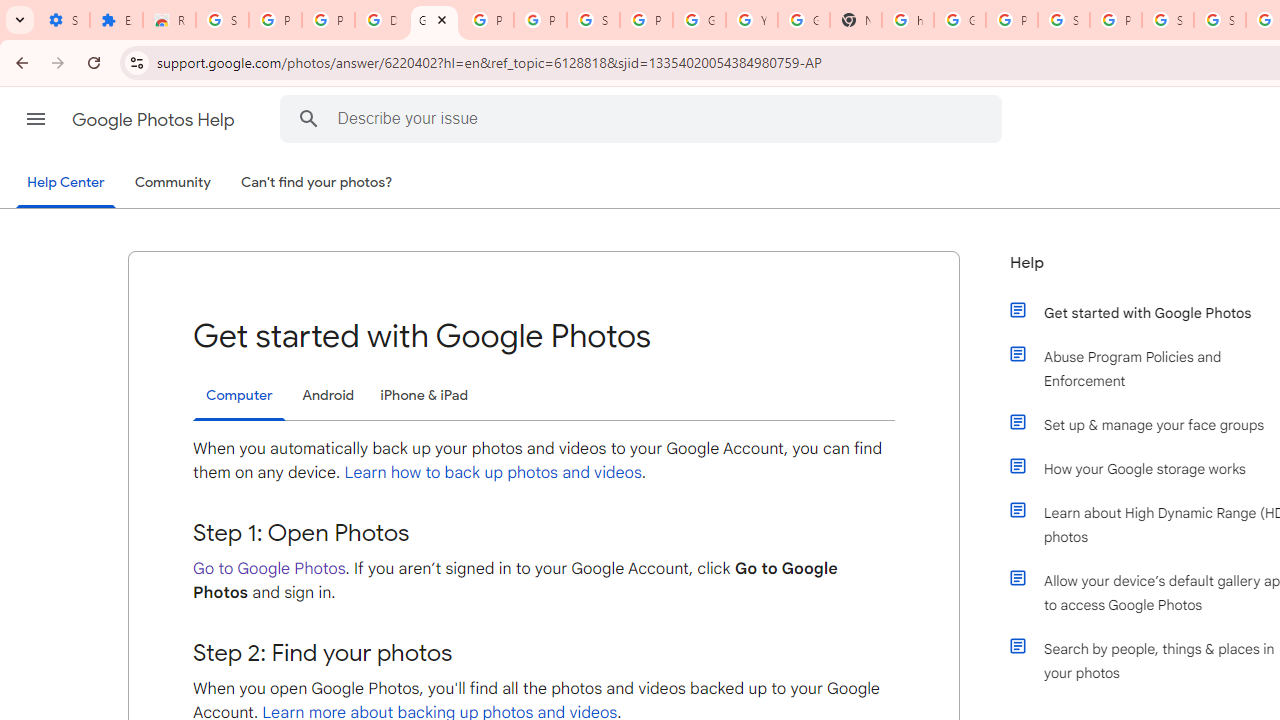 This screenshot has width=1280, height=720. I want to click on 'Reviews: Helix Fruit Jump Arcade Game', so click(169, 20).